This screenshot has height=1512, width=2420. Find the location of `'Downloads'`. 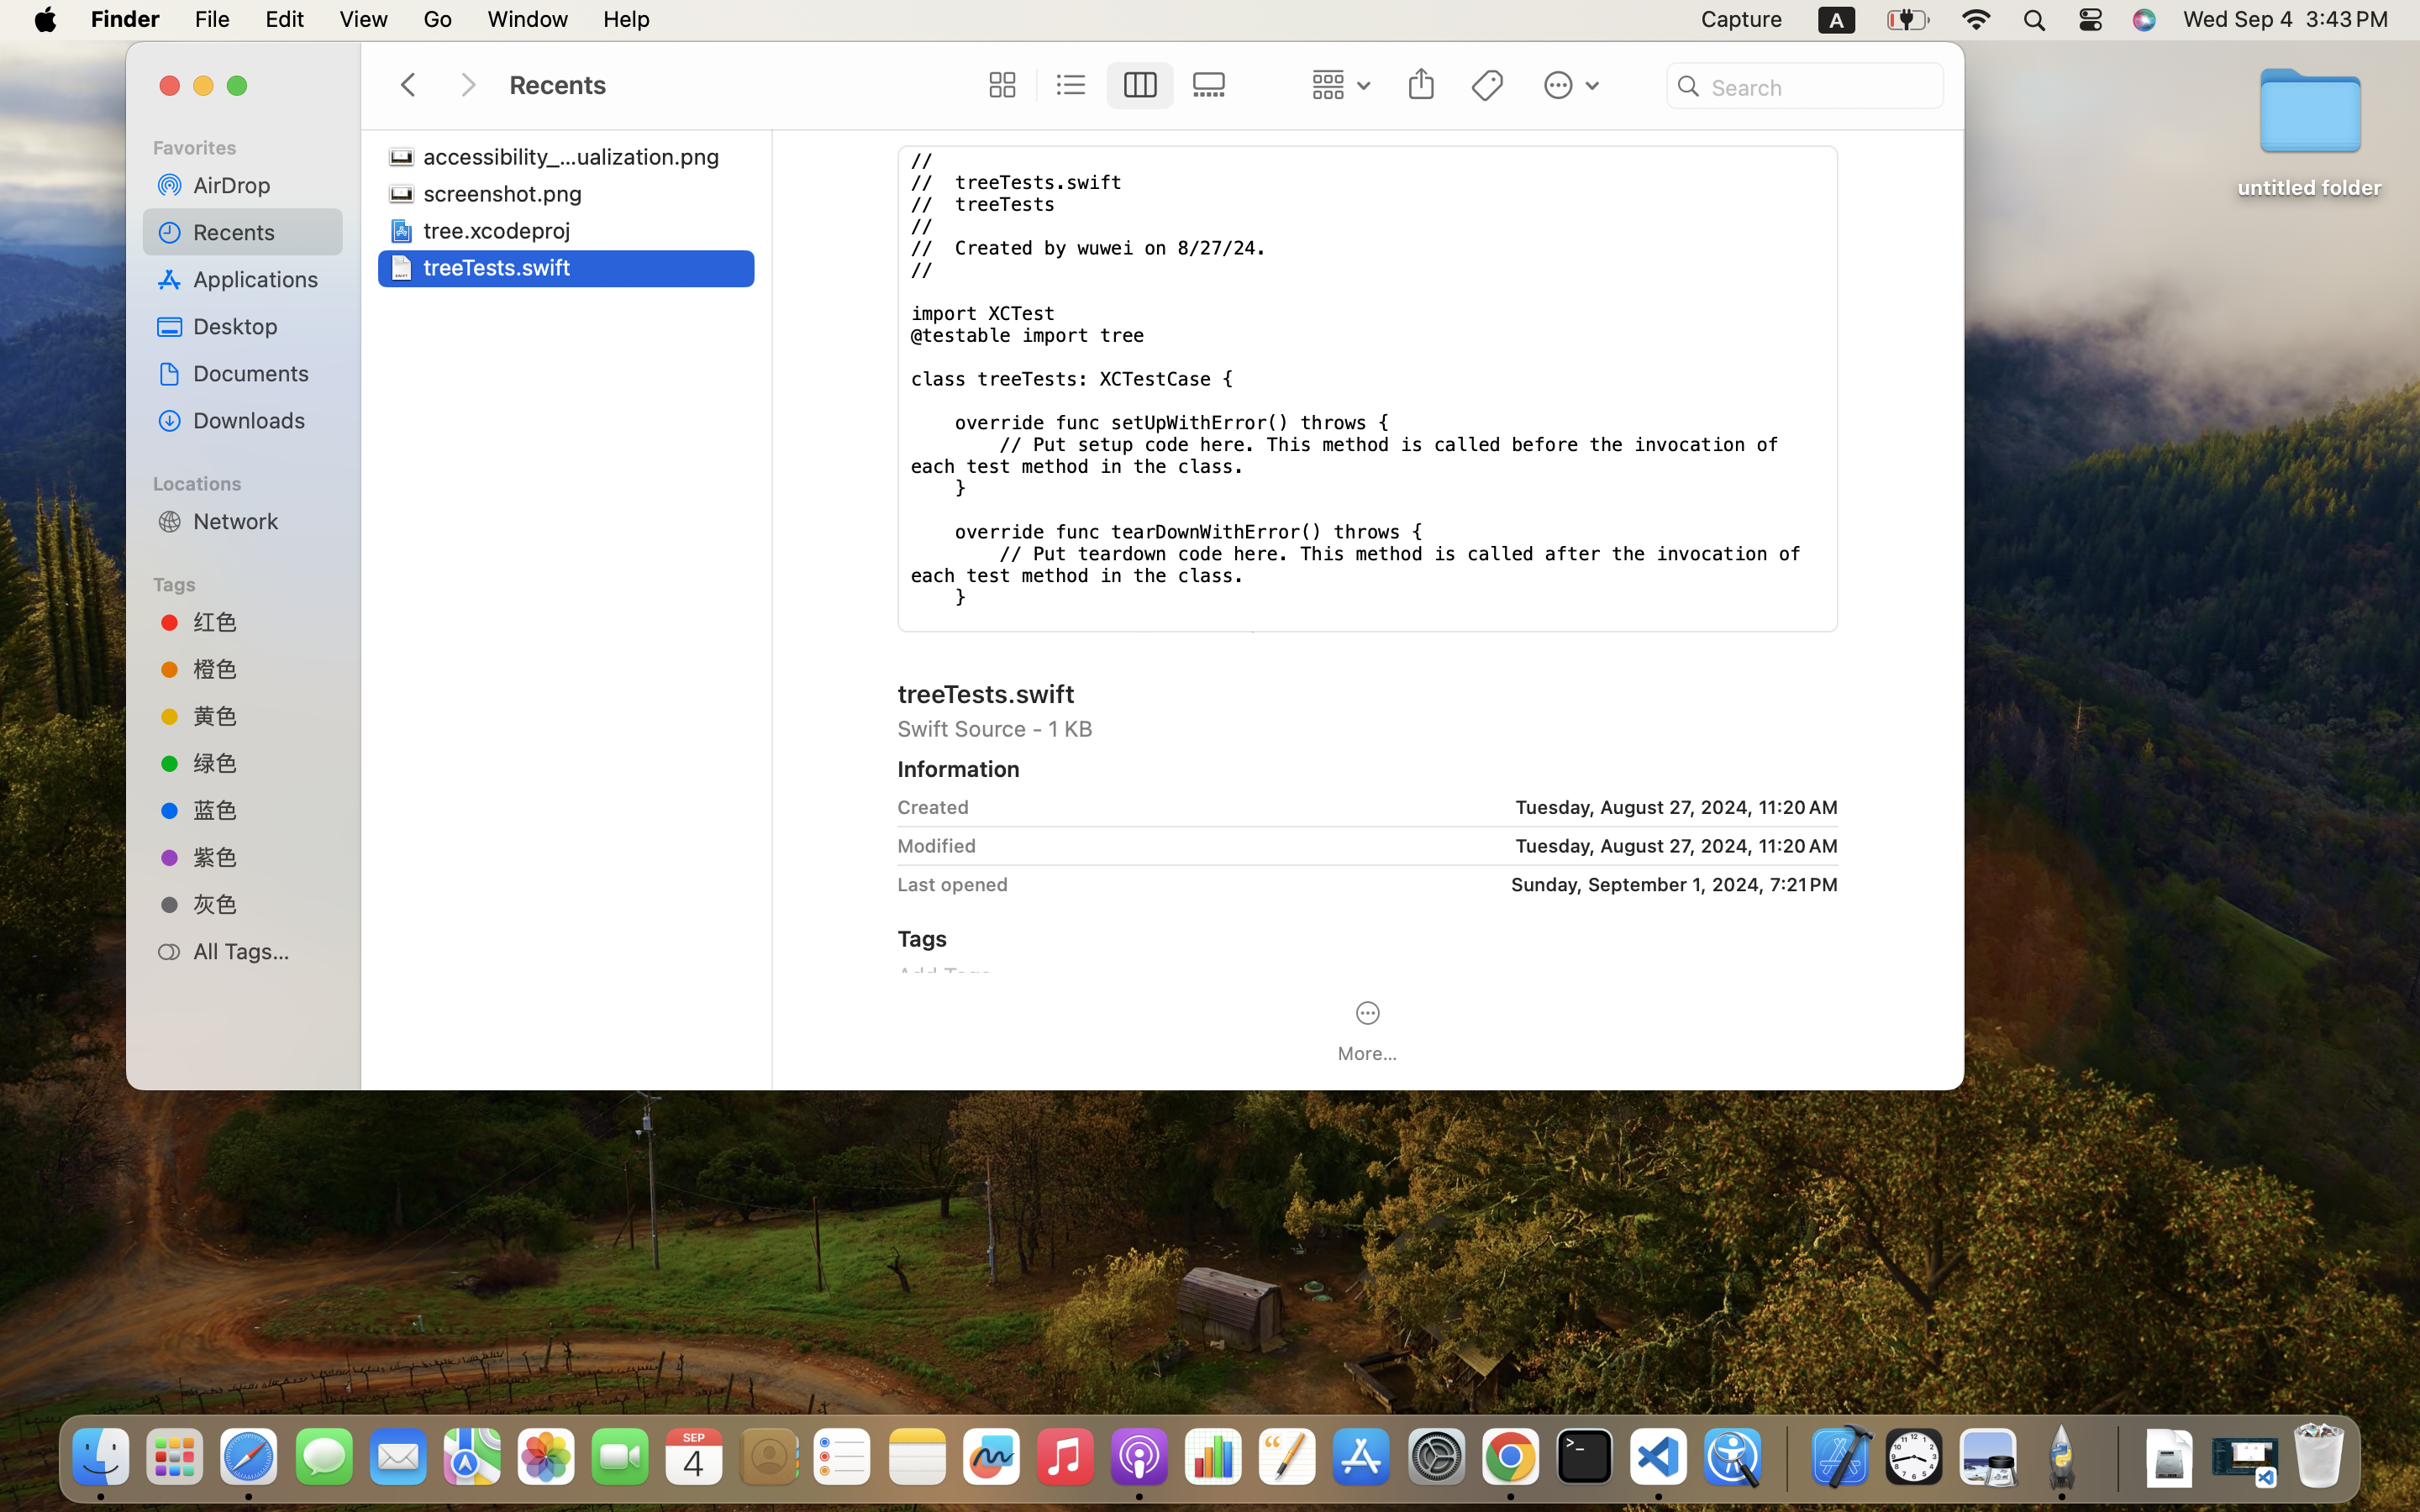

'Downloads' is located at coordinates (260, 419).